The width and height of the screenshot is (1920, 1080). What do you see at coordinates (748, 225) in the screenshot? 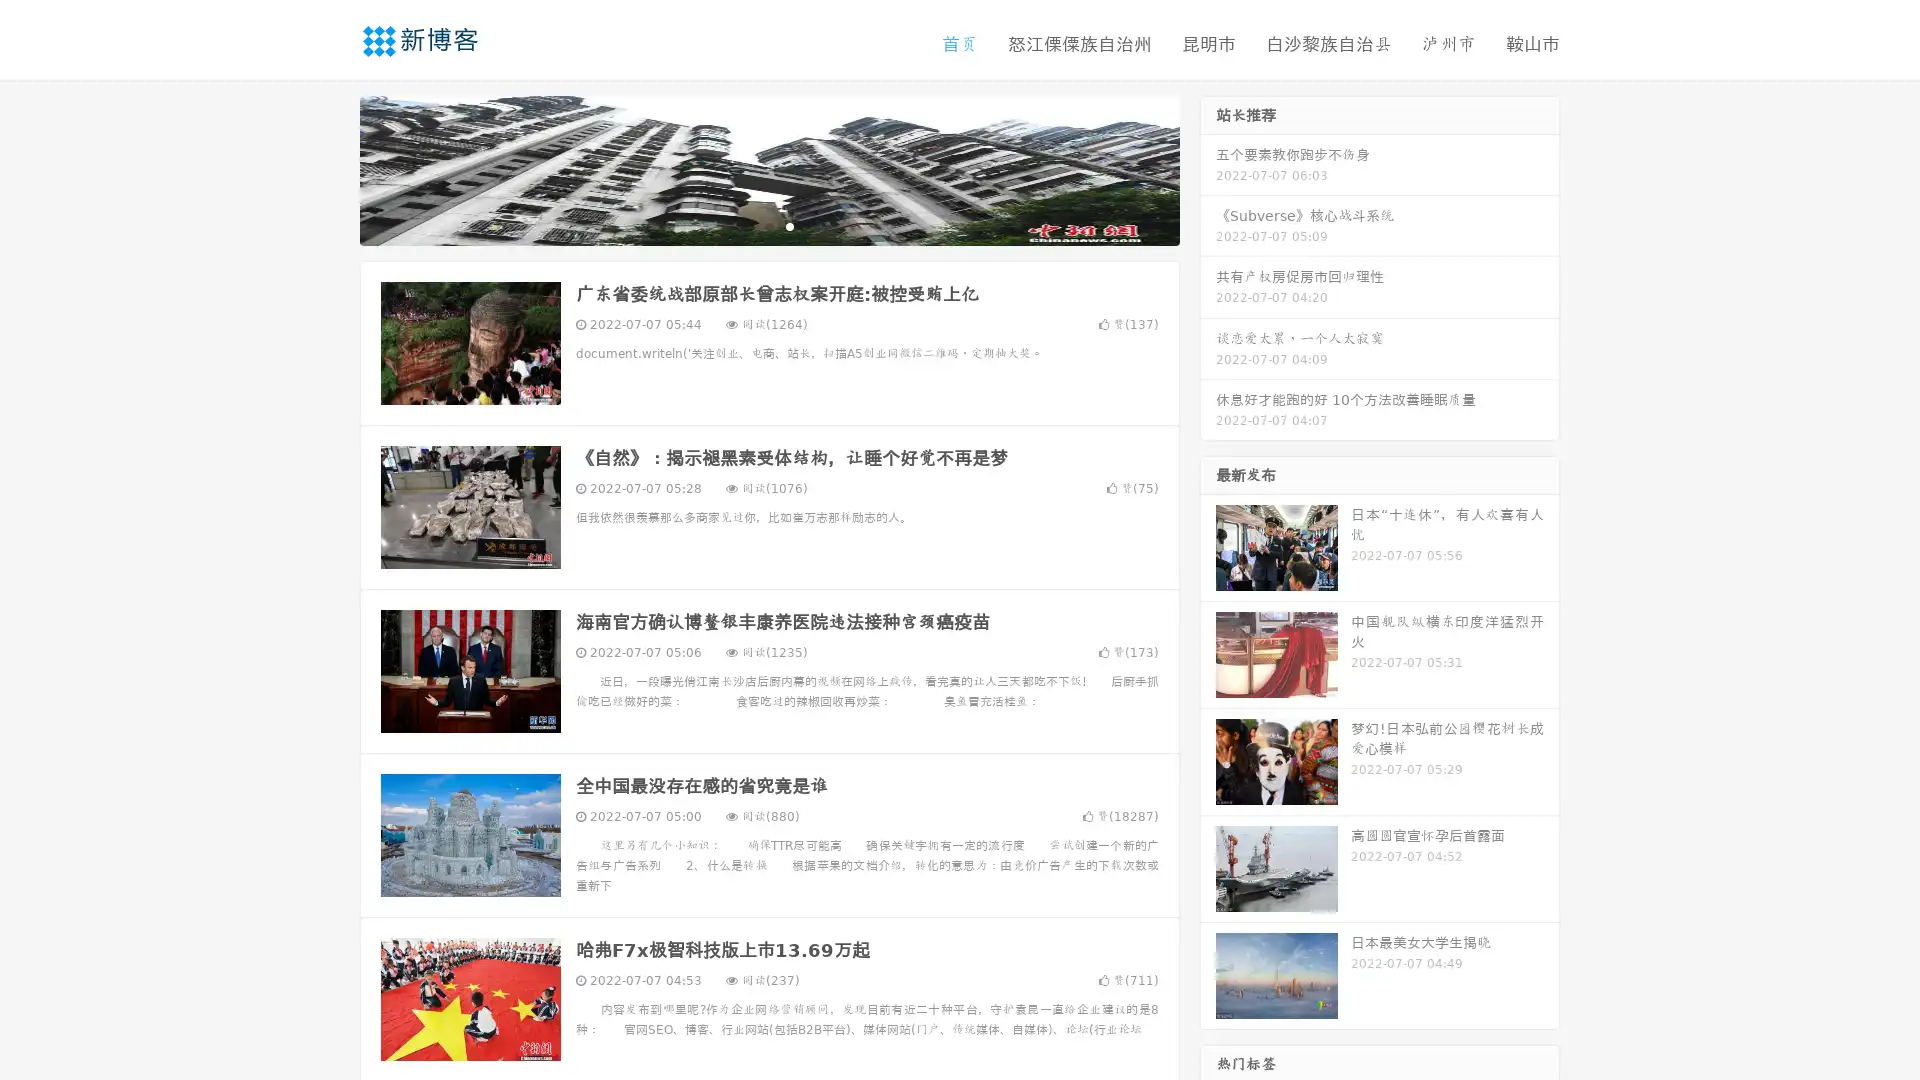
I see `Go to slide 1` at bounding box center [748, 225].